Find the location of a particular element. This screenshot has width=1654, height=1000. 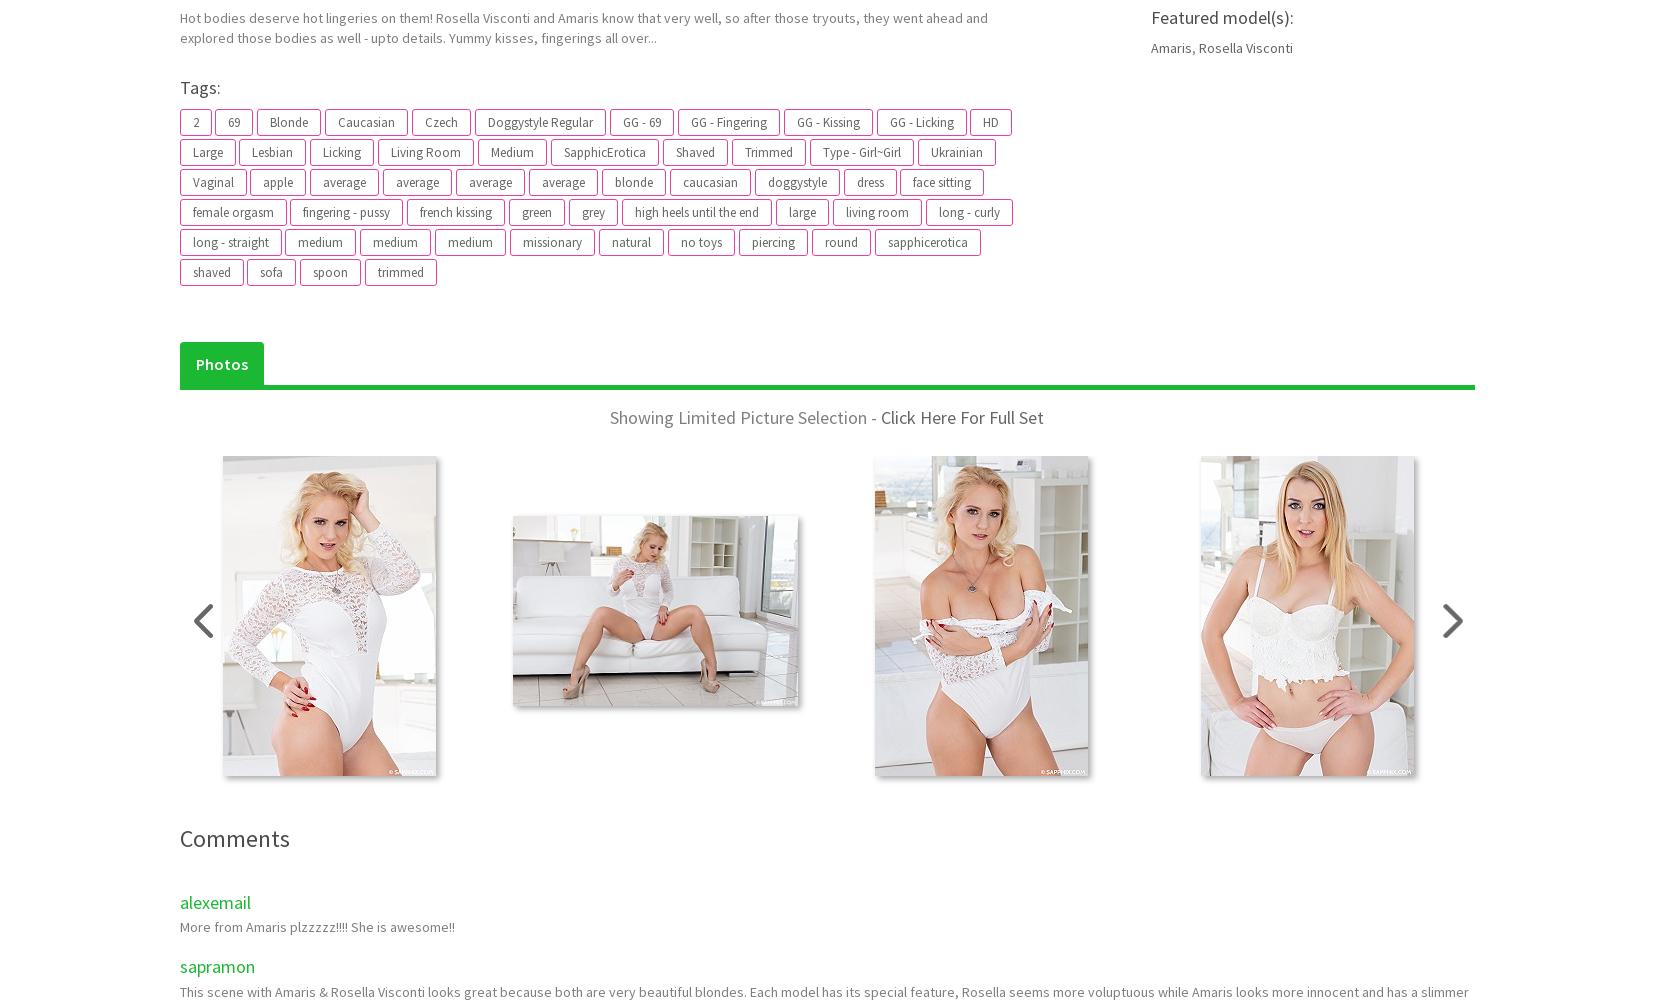

'caucasian' is located at coordinates (709, 182).